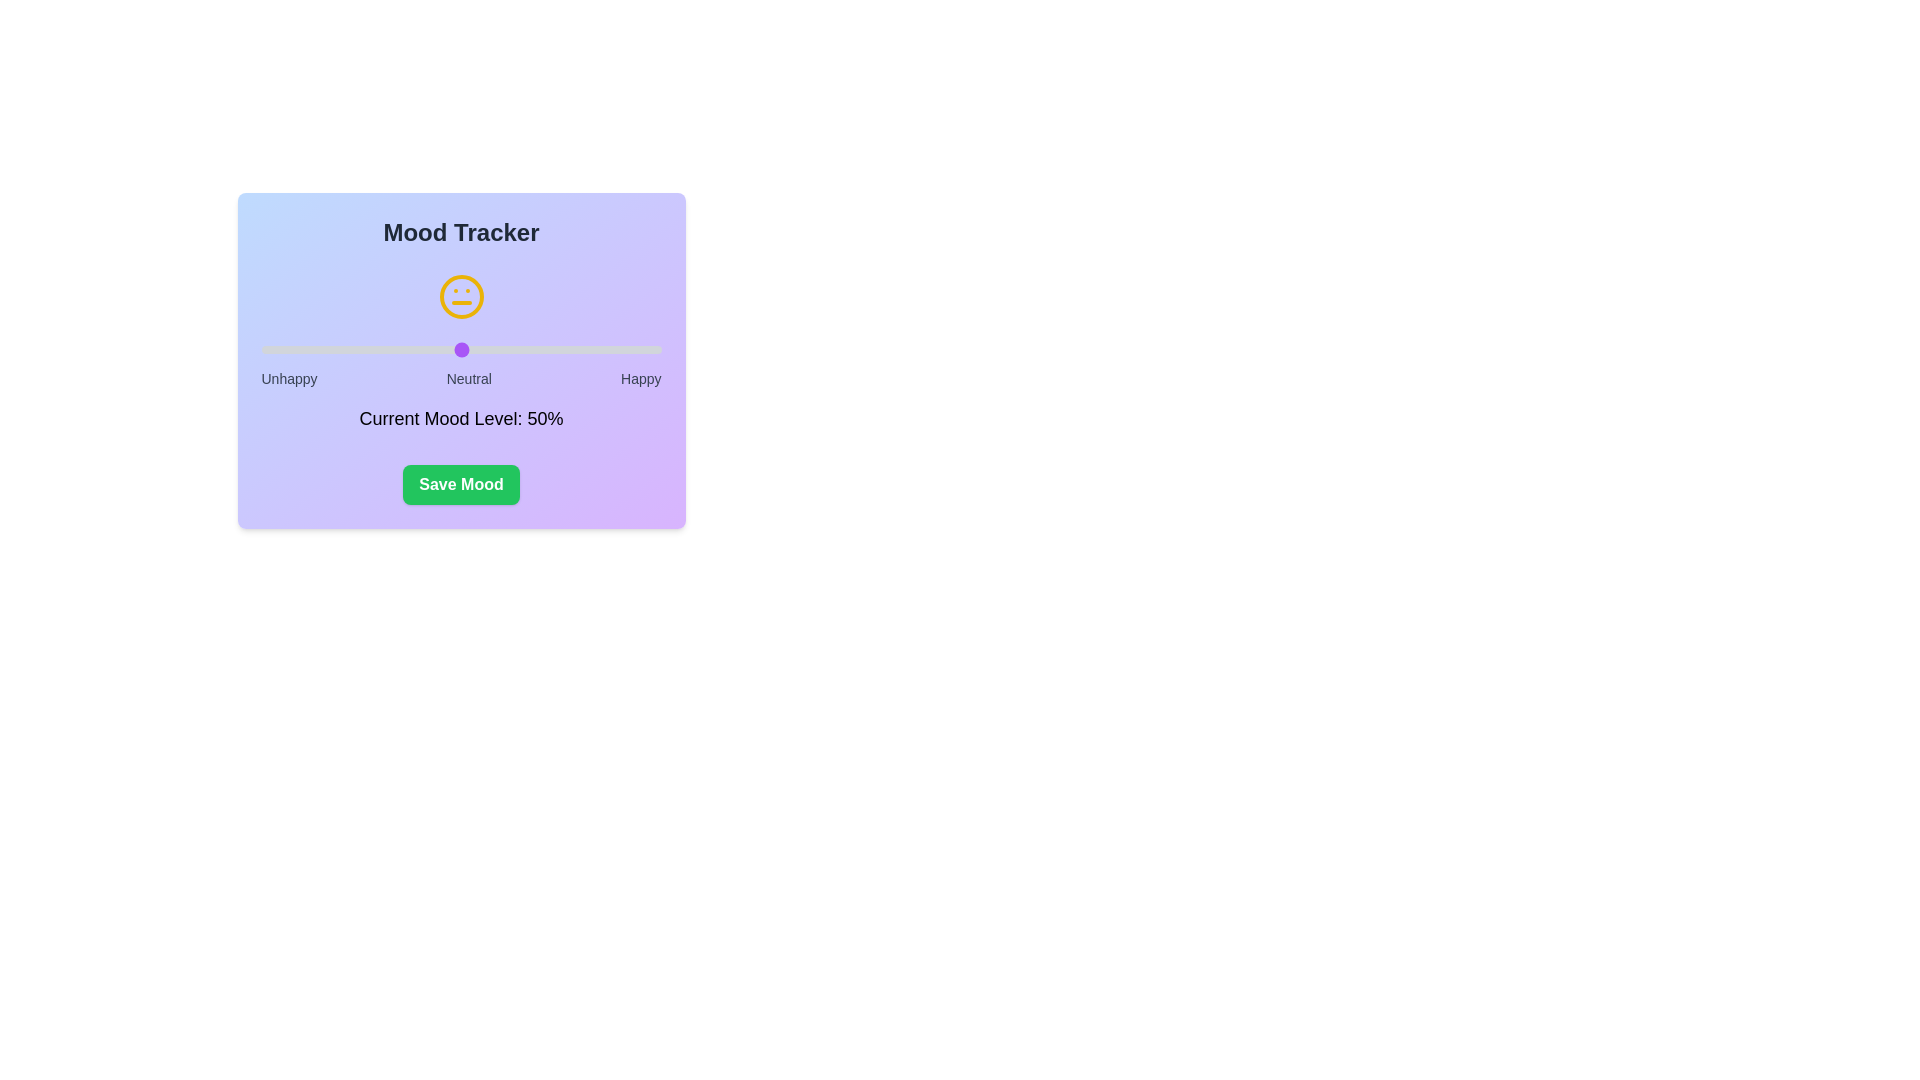 The width and height of the screenshot is (1920, 1080). Describe the element at coordinates (649, 349) in the screenshot. I see `the mood level to 97% using the slider` at that location.